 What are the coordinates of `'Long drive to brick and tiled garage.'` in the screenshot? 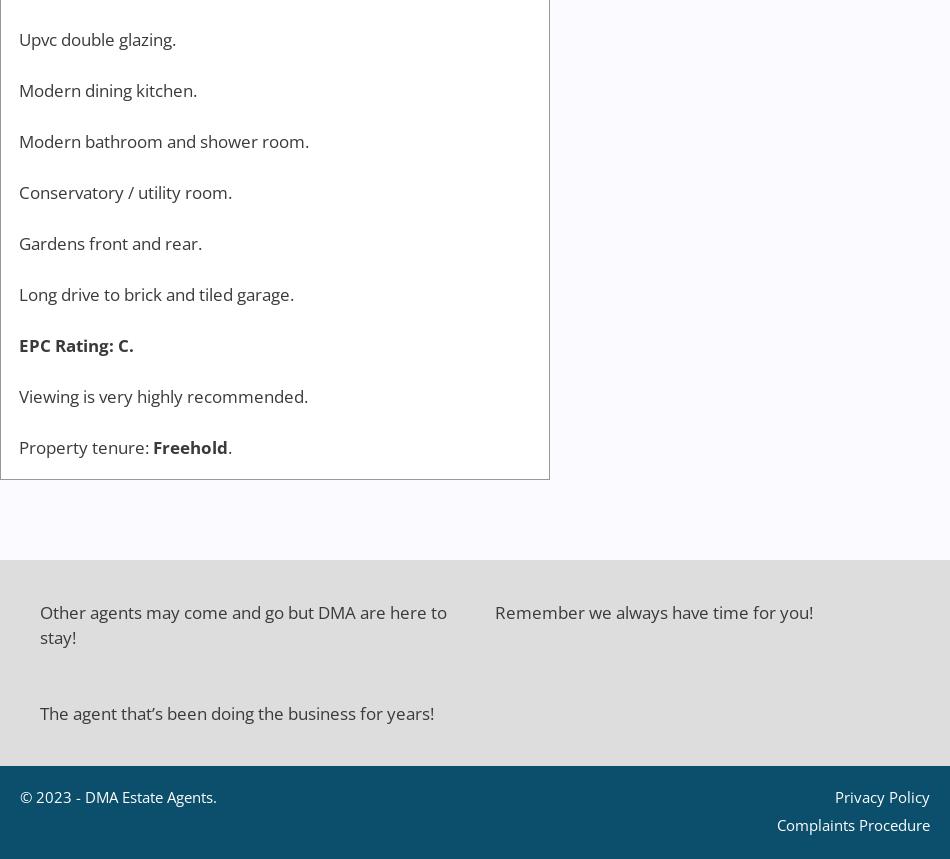 It's located at (156, 294).